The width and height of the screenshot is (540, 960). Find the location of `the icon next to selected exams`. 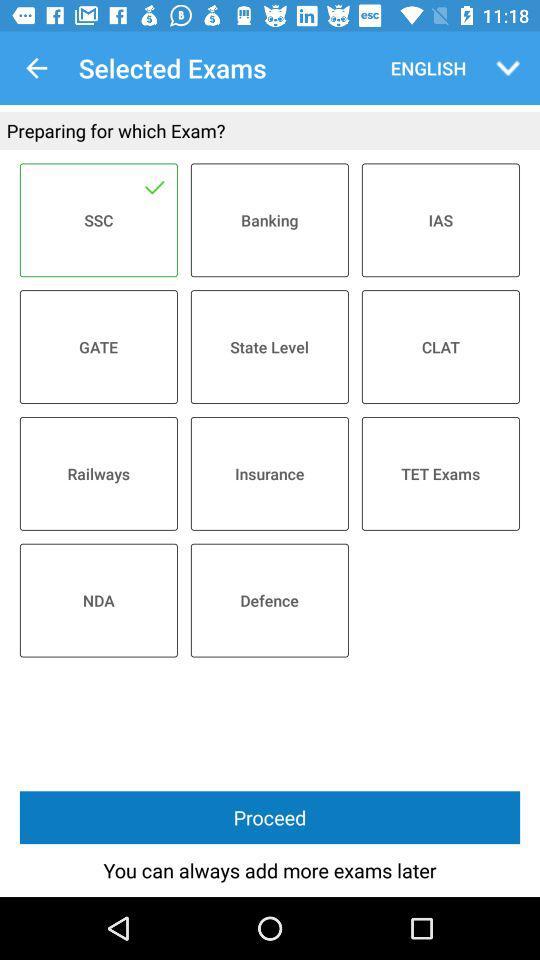

the icon next to selected exams is located at coordinates (36, 68).